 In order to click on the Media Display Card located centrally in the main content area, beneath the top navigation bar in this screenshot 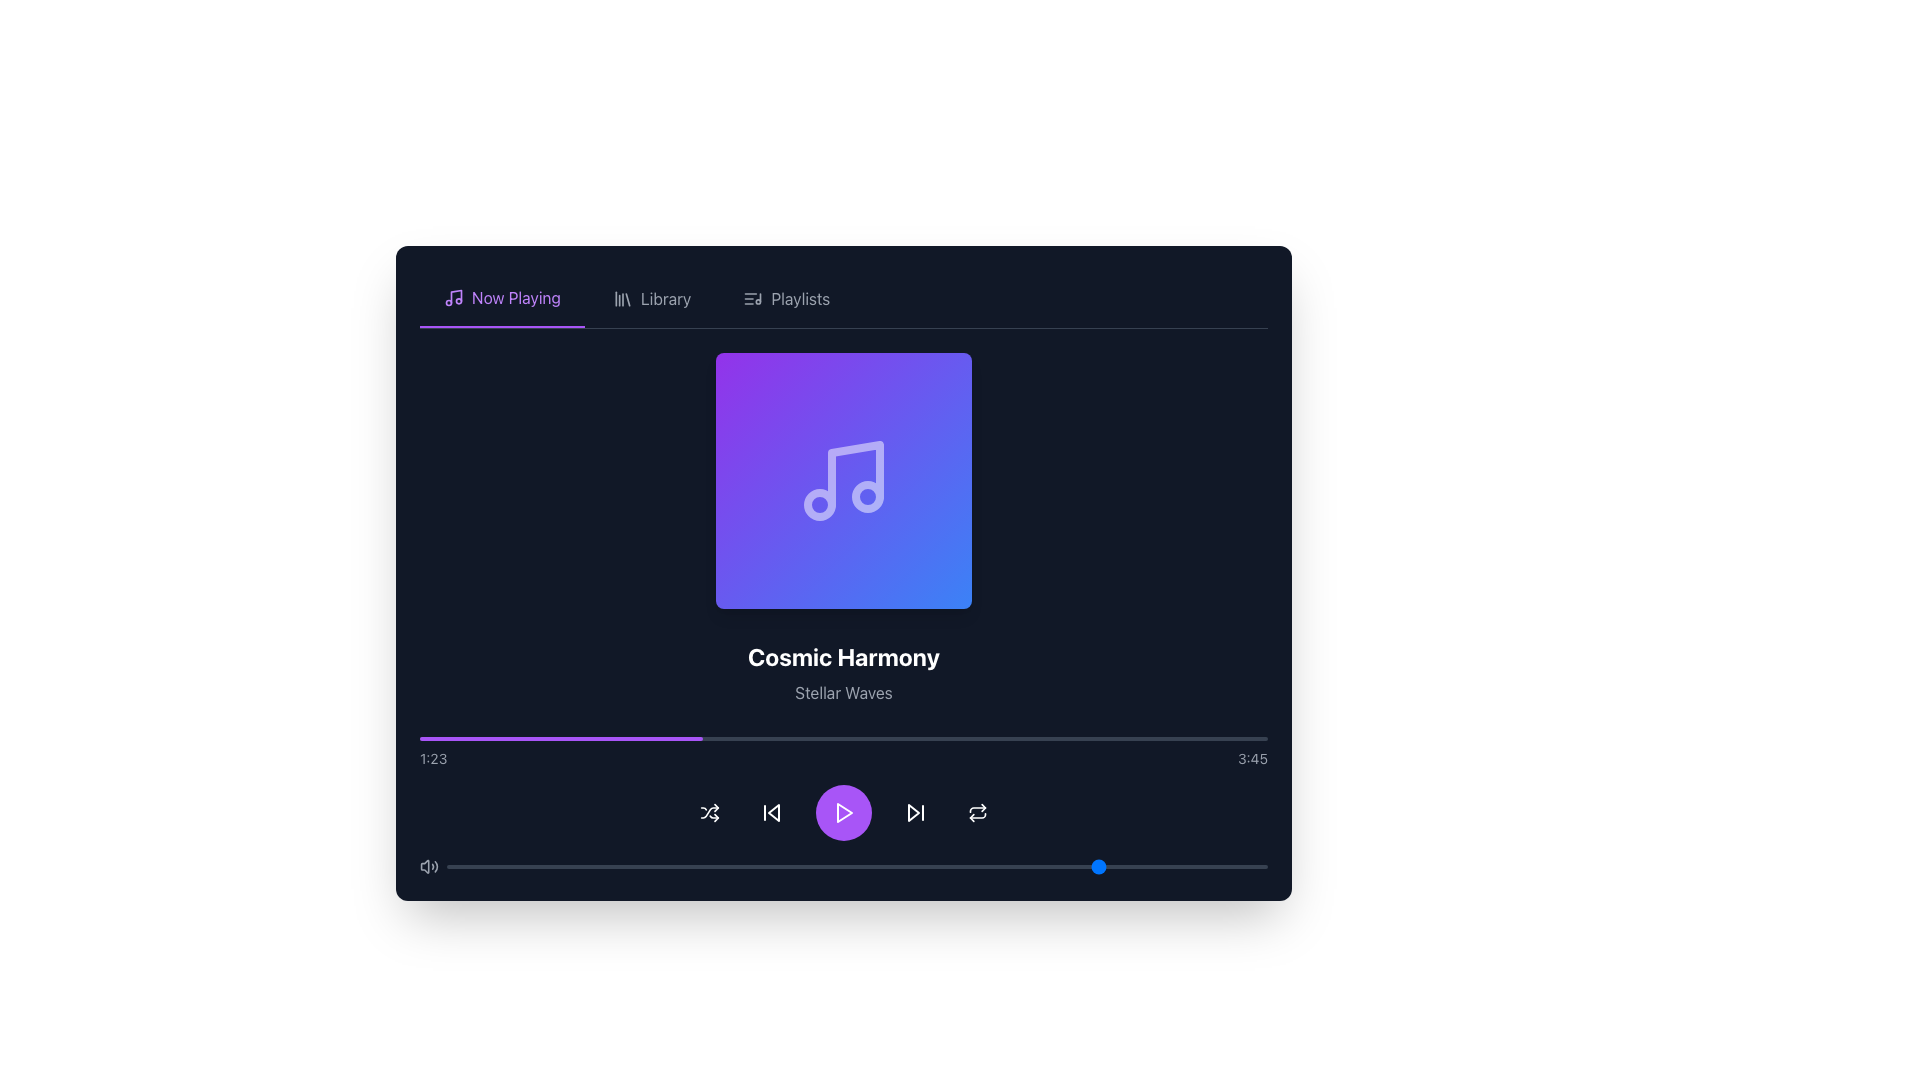, I will do `click(844, 613)`.